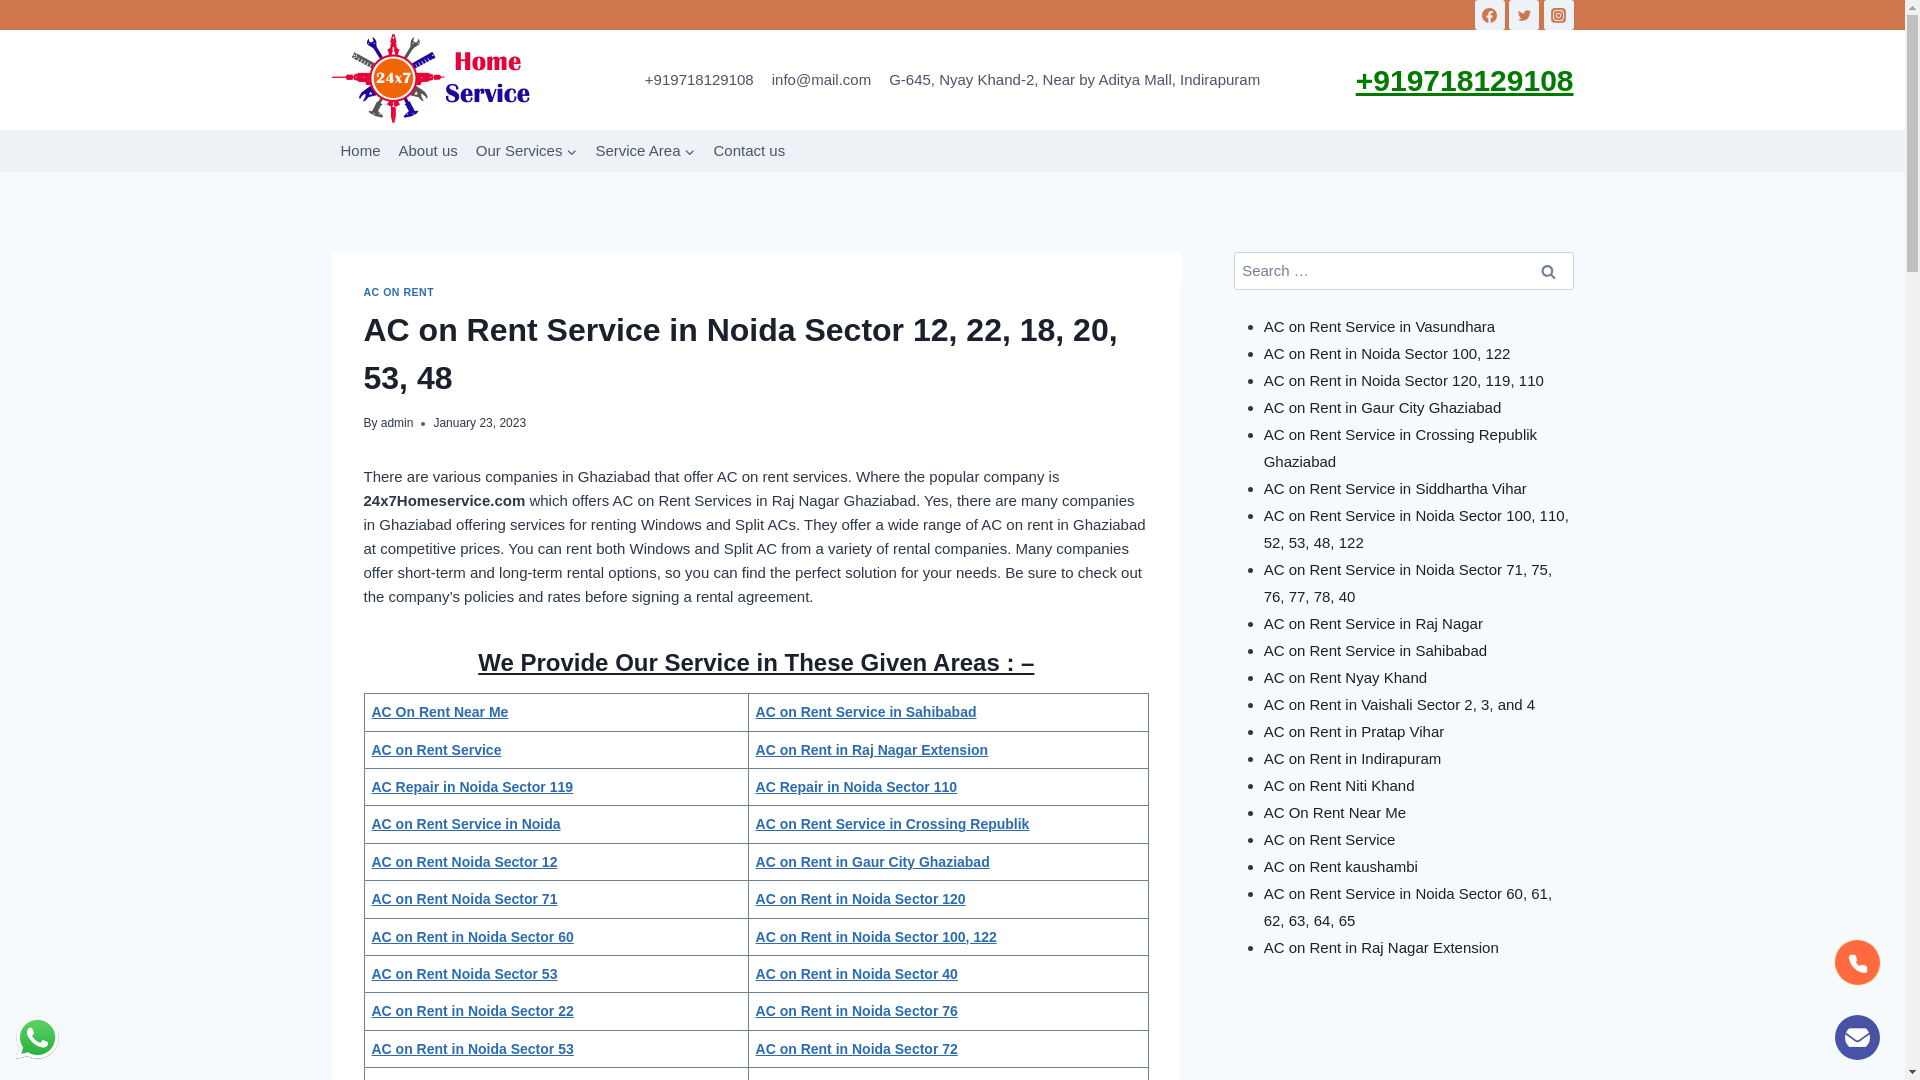 The image size is (1920, 1080). I want to click on 'AC on Rent kaushambi', so click(1262, 865).